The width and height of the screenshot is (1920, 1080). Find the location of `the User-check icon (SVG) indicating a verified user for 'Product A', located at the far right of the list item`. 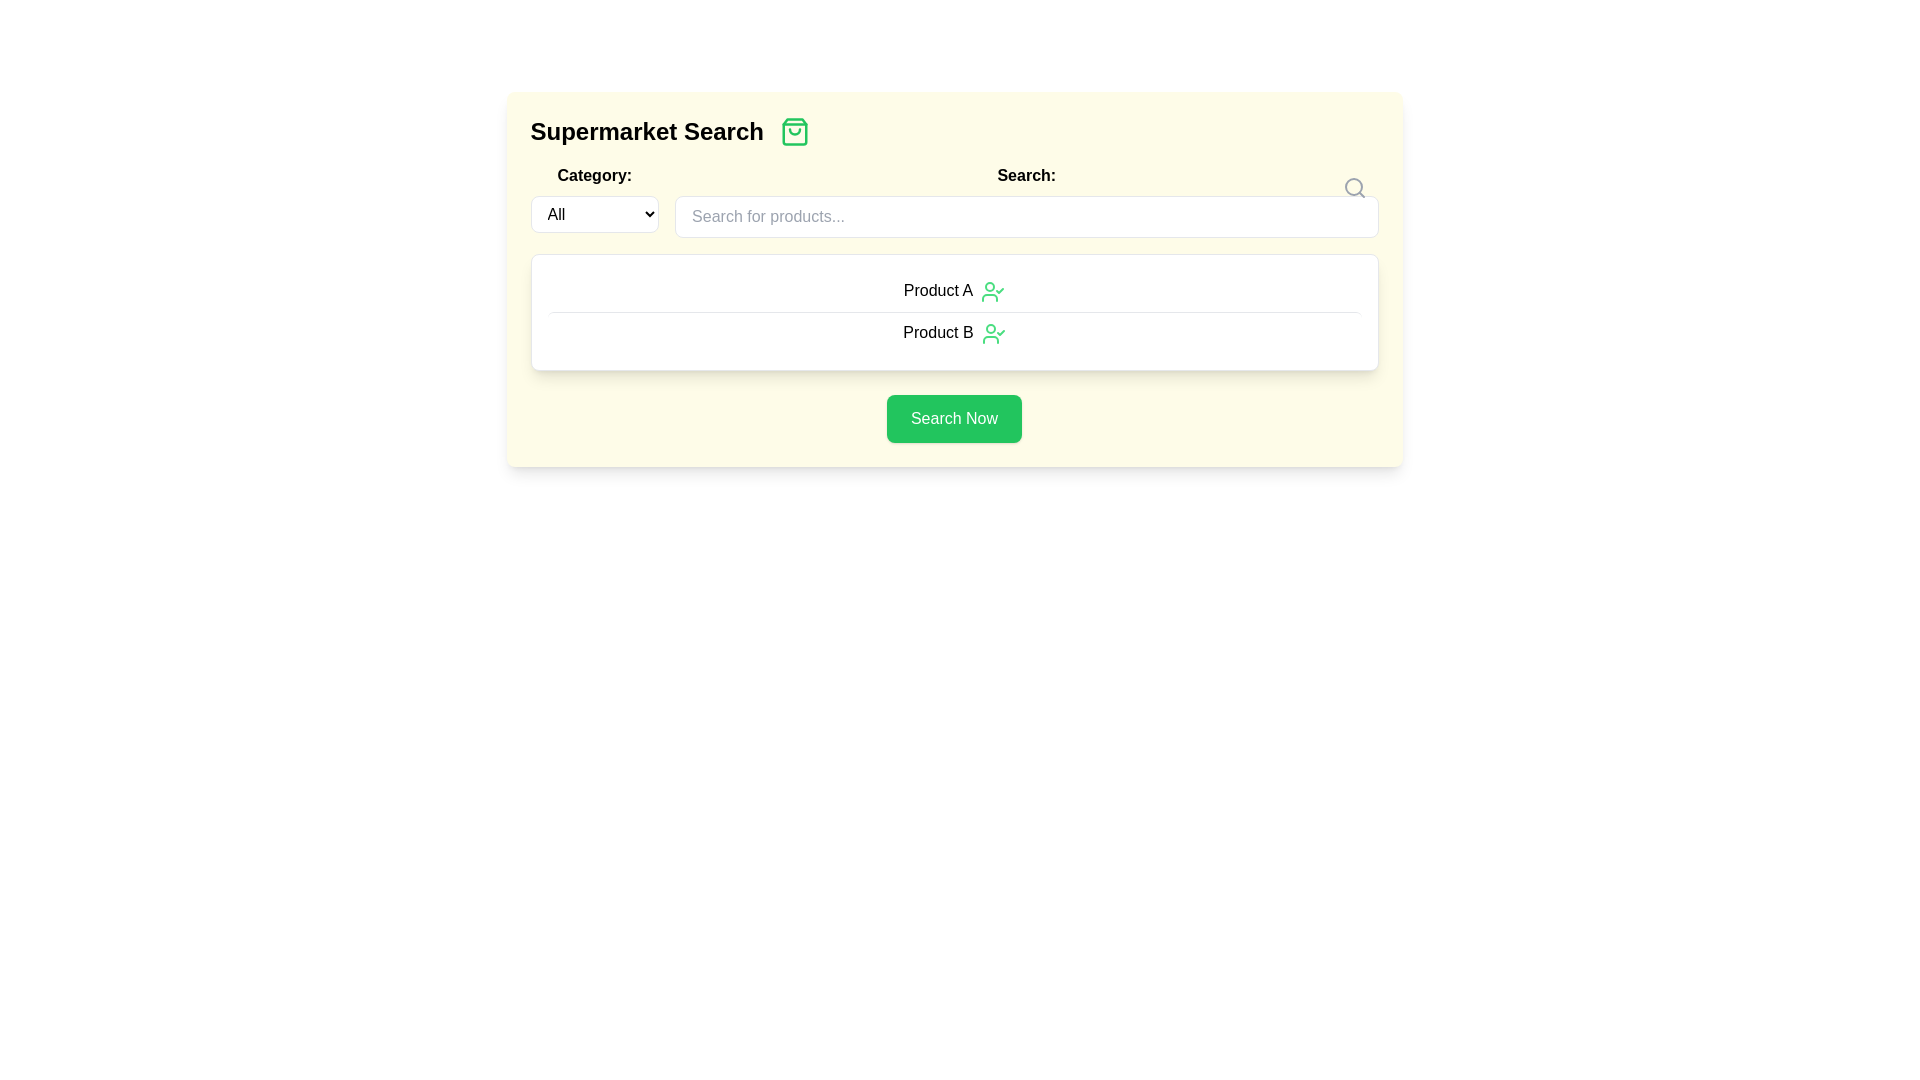

the User-check icon (SVG) indicating a verified user for 'Product A', located at the far right of the list item is located at coordinates (993, 291).